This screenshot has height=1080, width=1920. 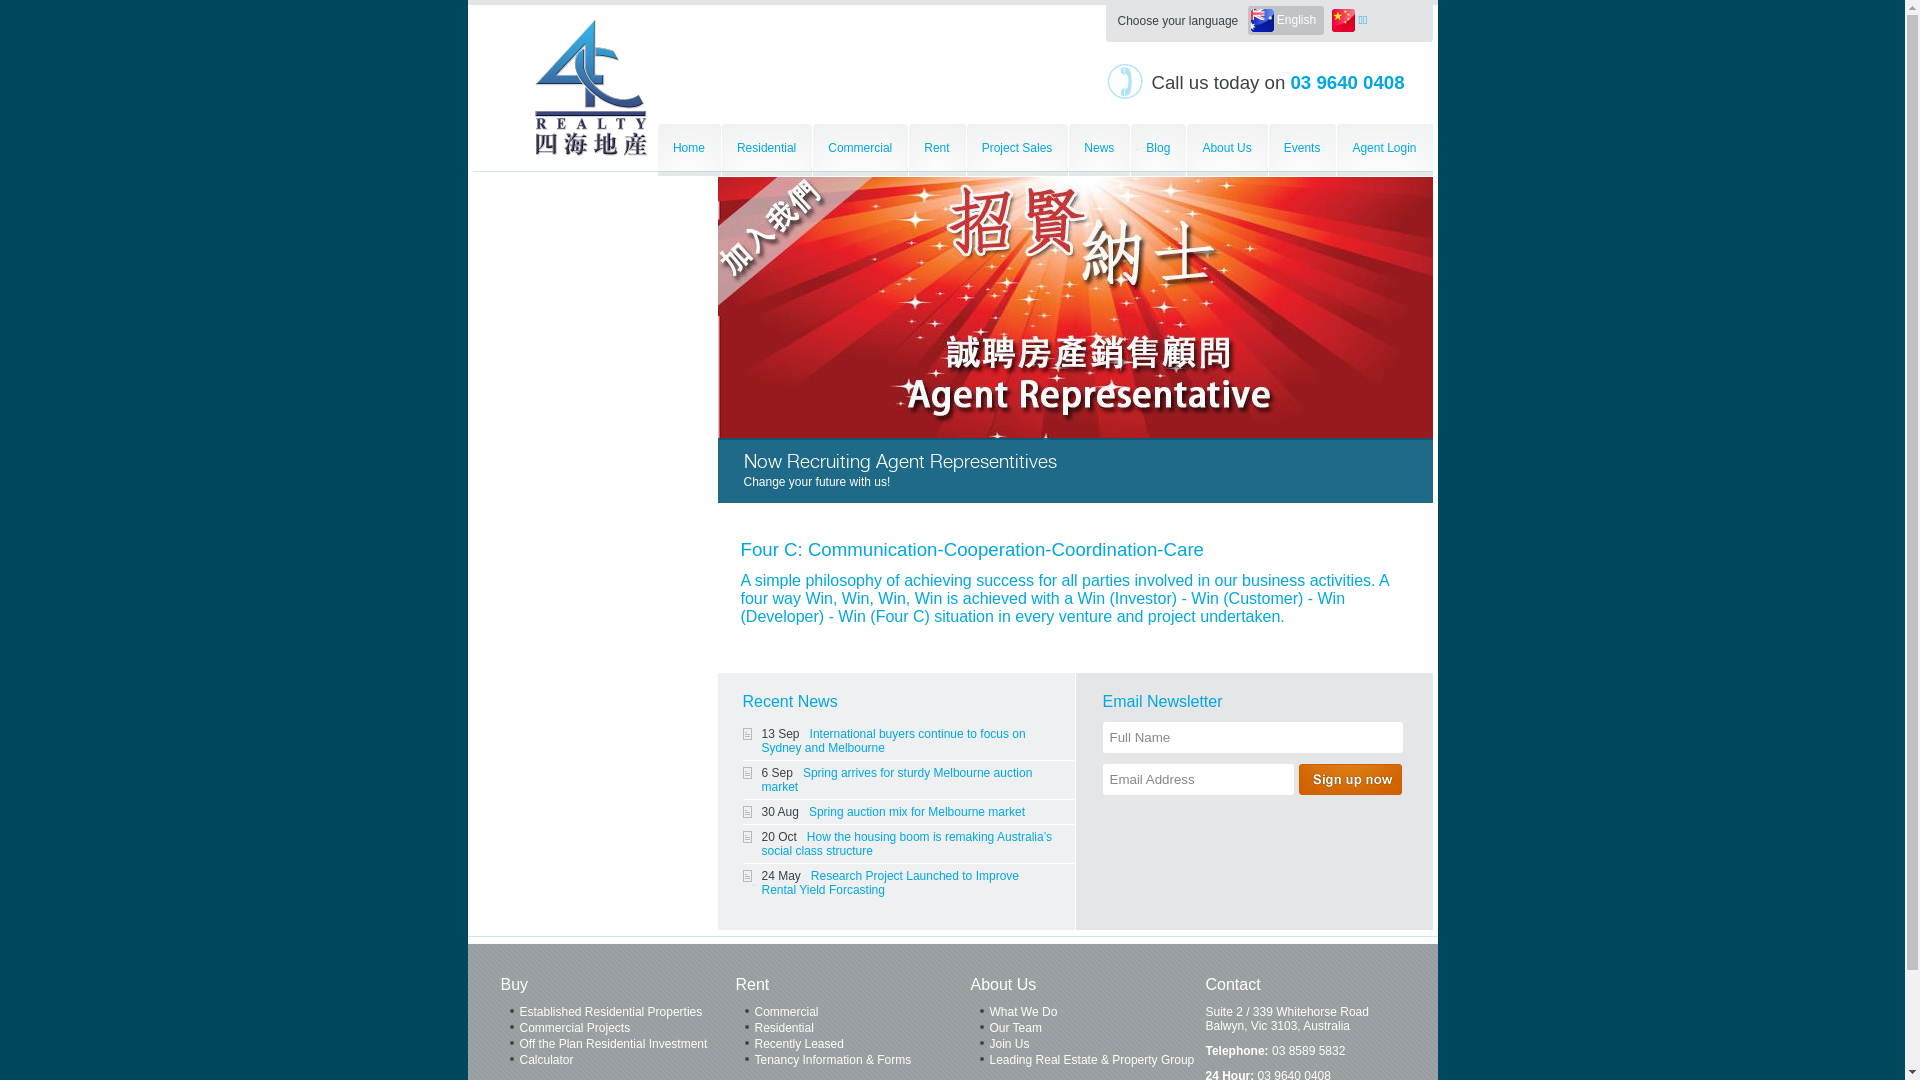 I want to click on ' English', so click(x=1286, y=20).